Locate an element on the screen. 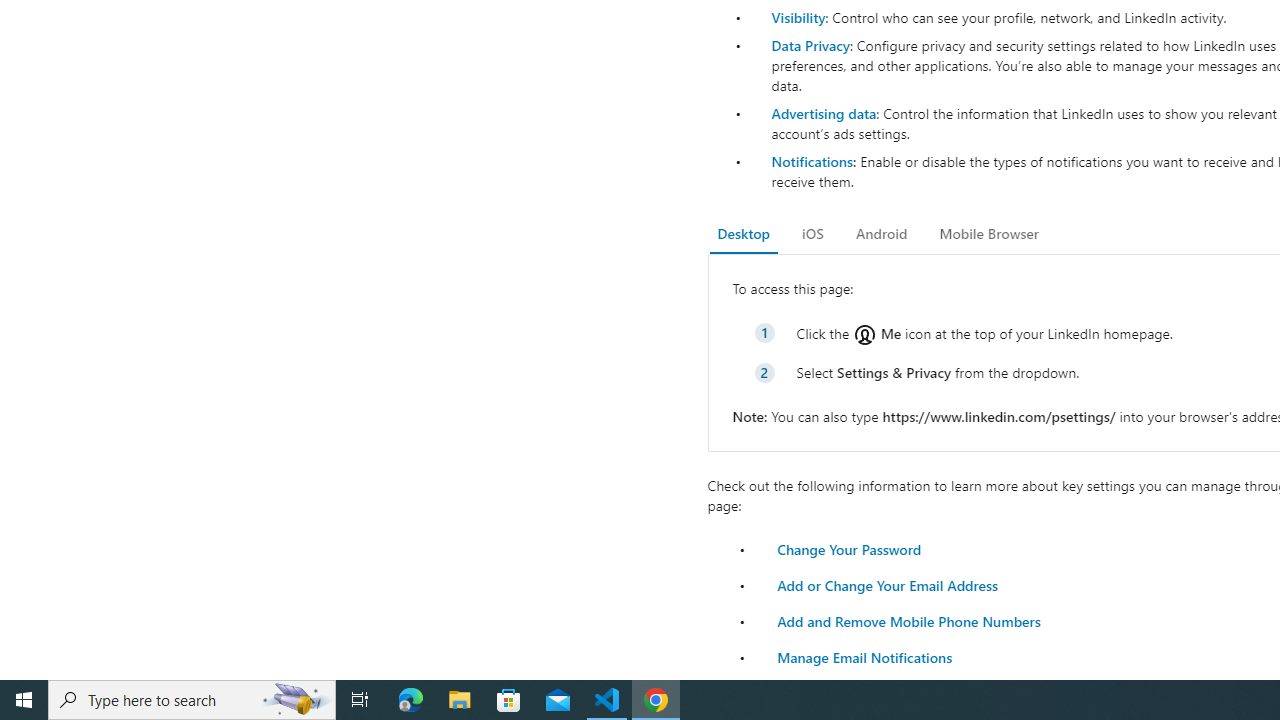 This screenshot has width=1280, height=720. 'Add and Remove Mobile Phone Numbers' is located at coordinates (907, 620).